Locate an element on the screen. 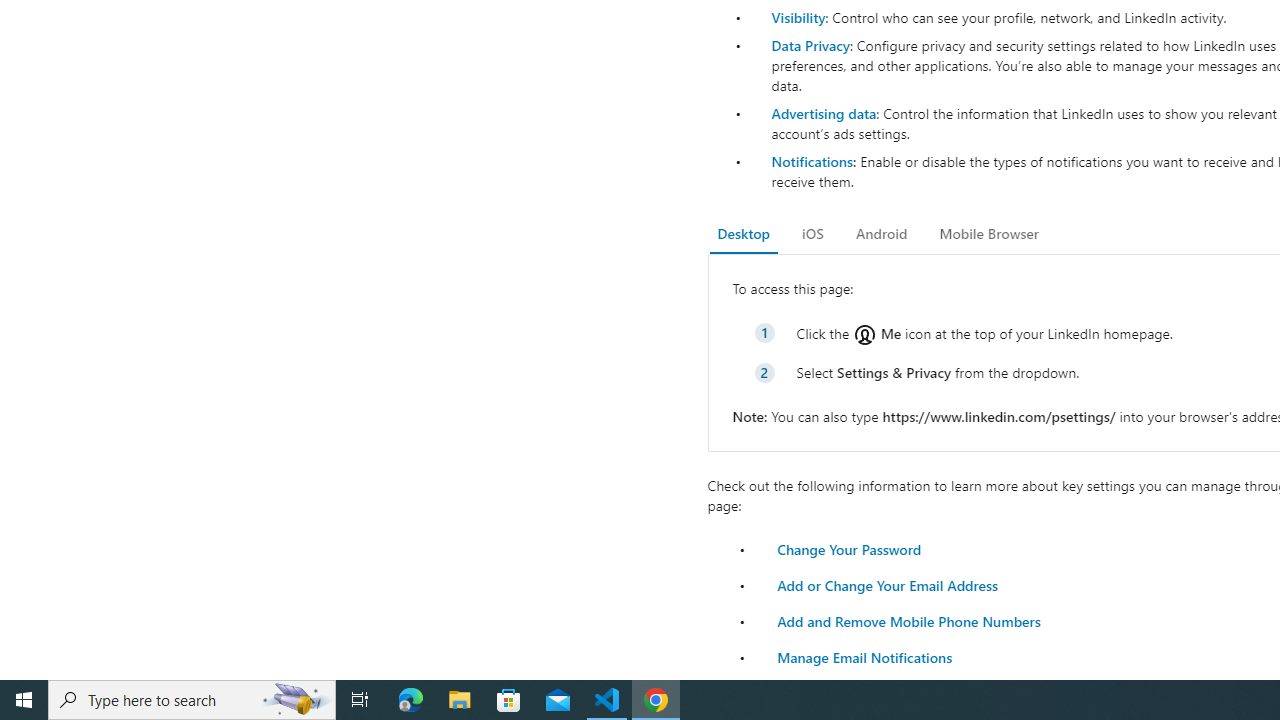 This screenshot has width=1280, height=720. 'Add and Remove Mobile Phone Numbers' is located at coordinates (907, 620).